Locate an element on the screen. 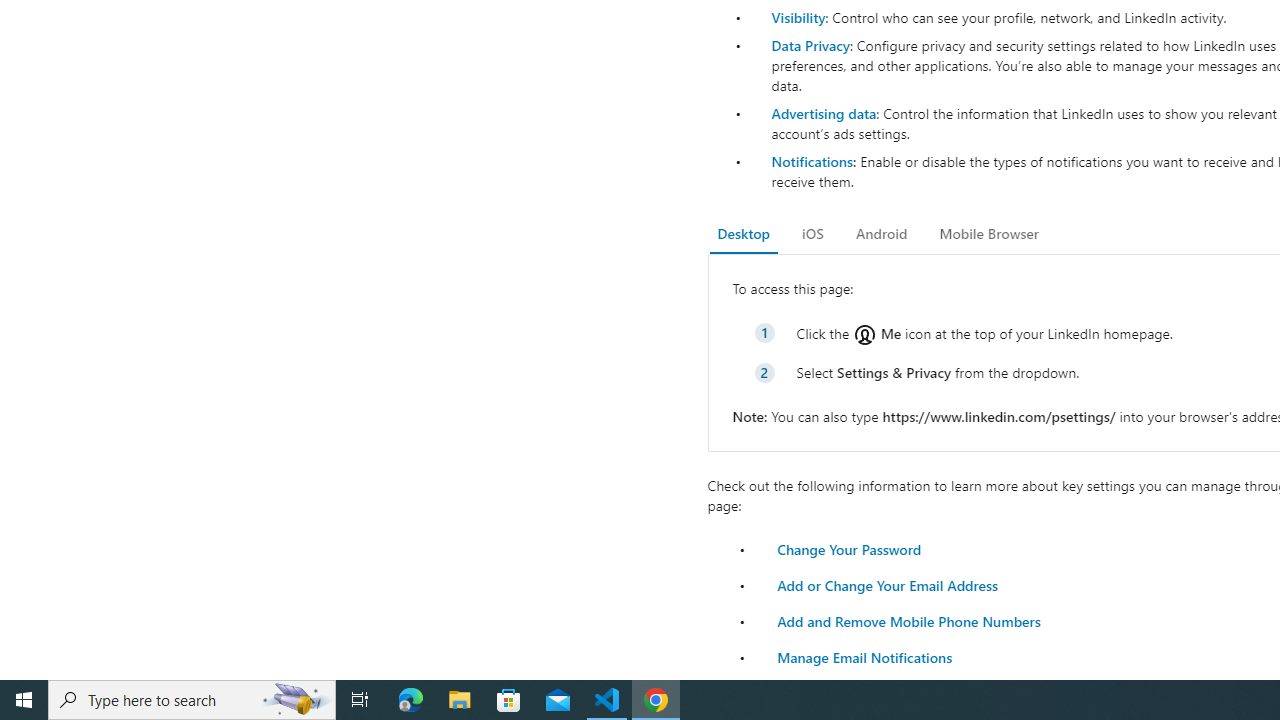 This screenshot has width=1280, height=720. 'Add and Remove Mobile Phone Numbers' is located at coordinates (907, 620).